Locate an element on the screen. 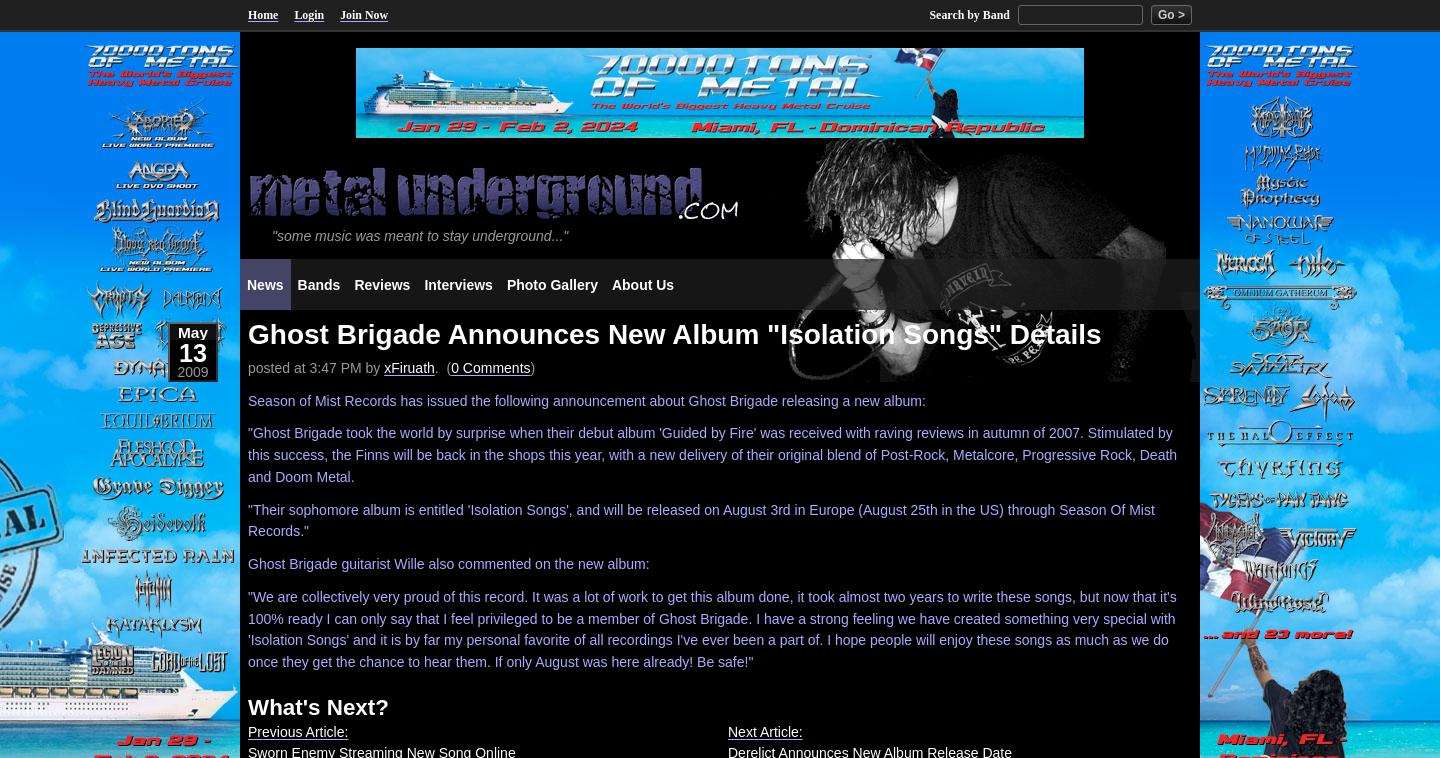 This screenshot has width=1440, height=758. ')' is located at coordinates (531, 367).